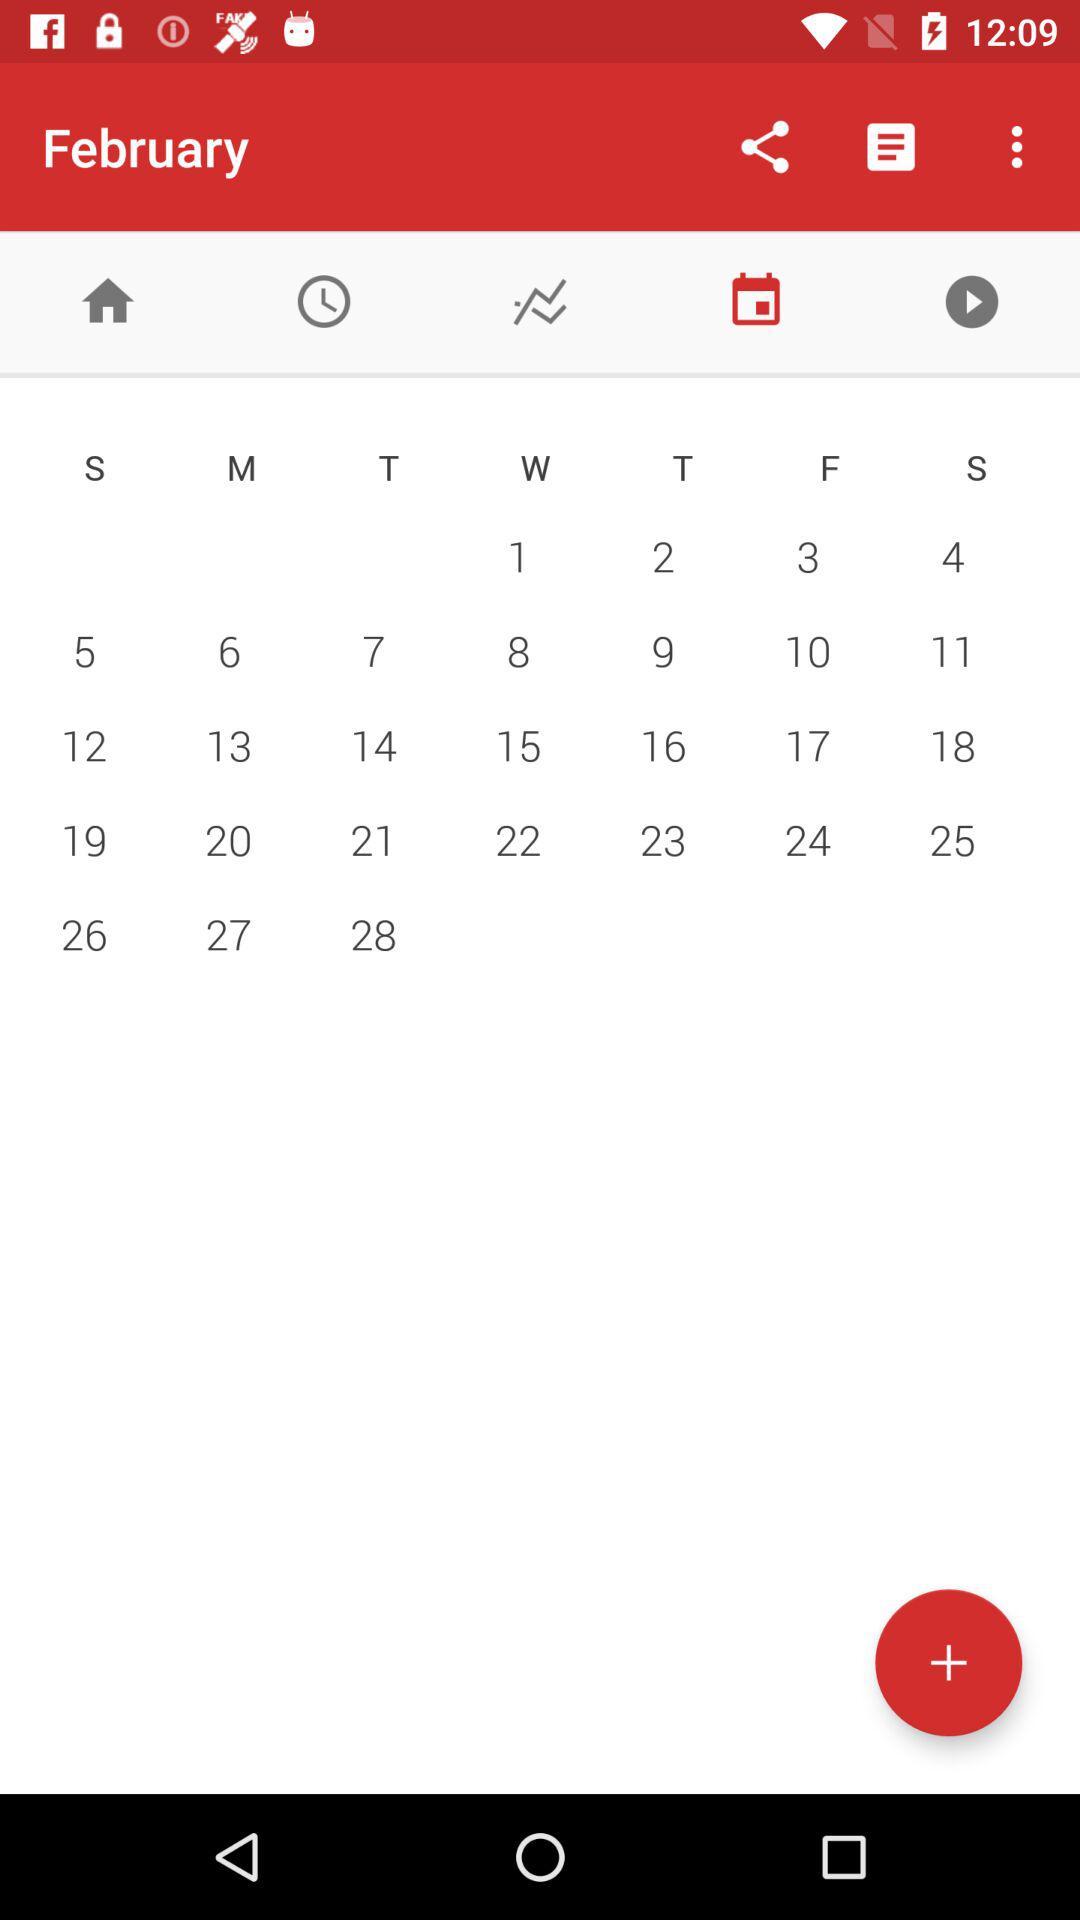 This screenshot has height=1920, width=1080. I want to click on the add icon, so click(947, 1662).